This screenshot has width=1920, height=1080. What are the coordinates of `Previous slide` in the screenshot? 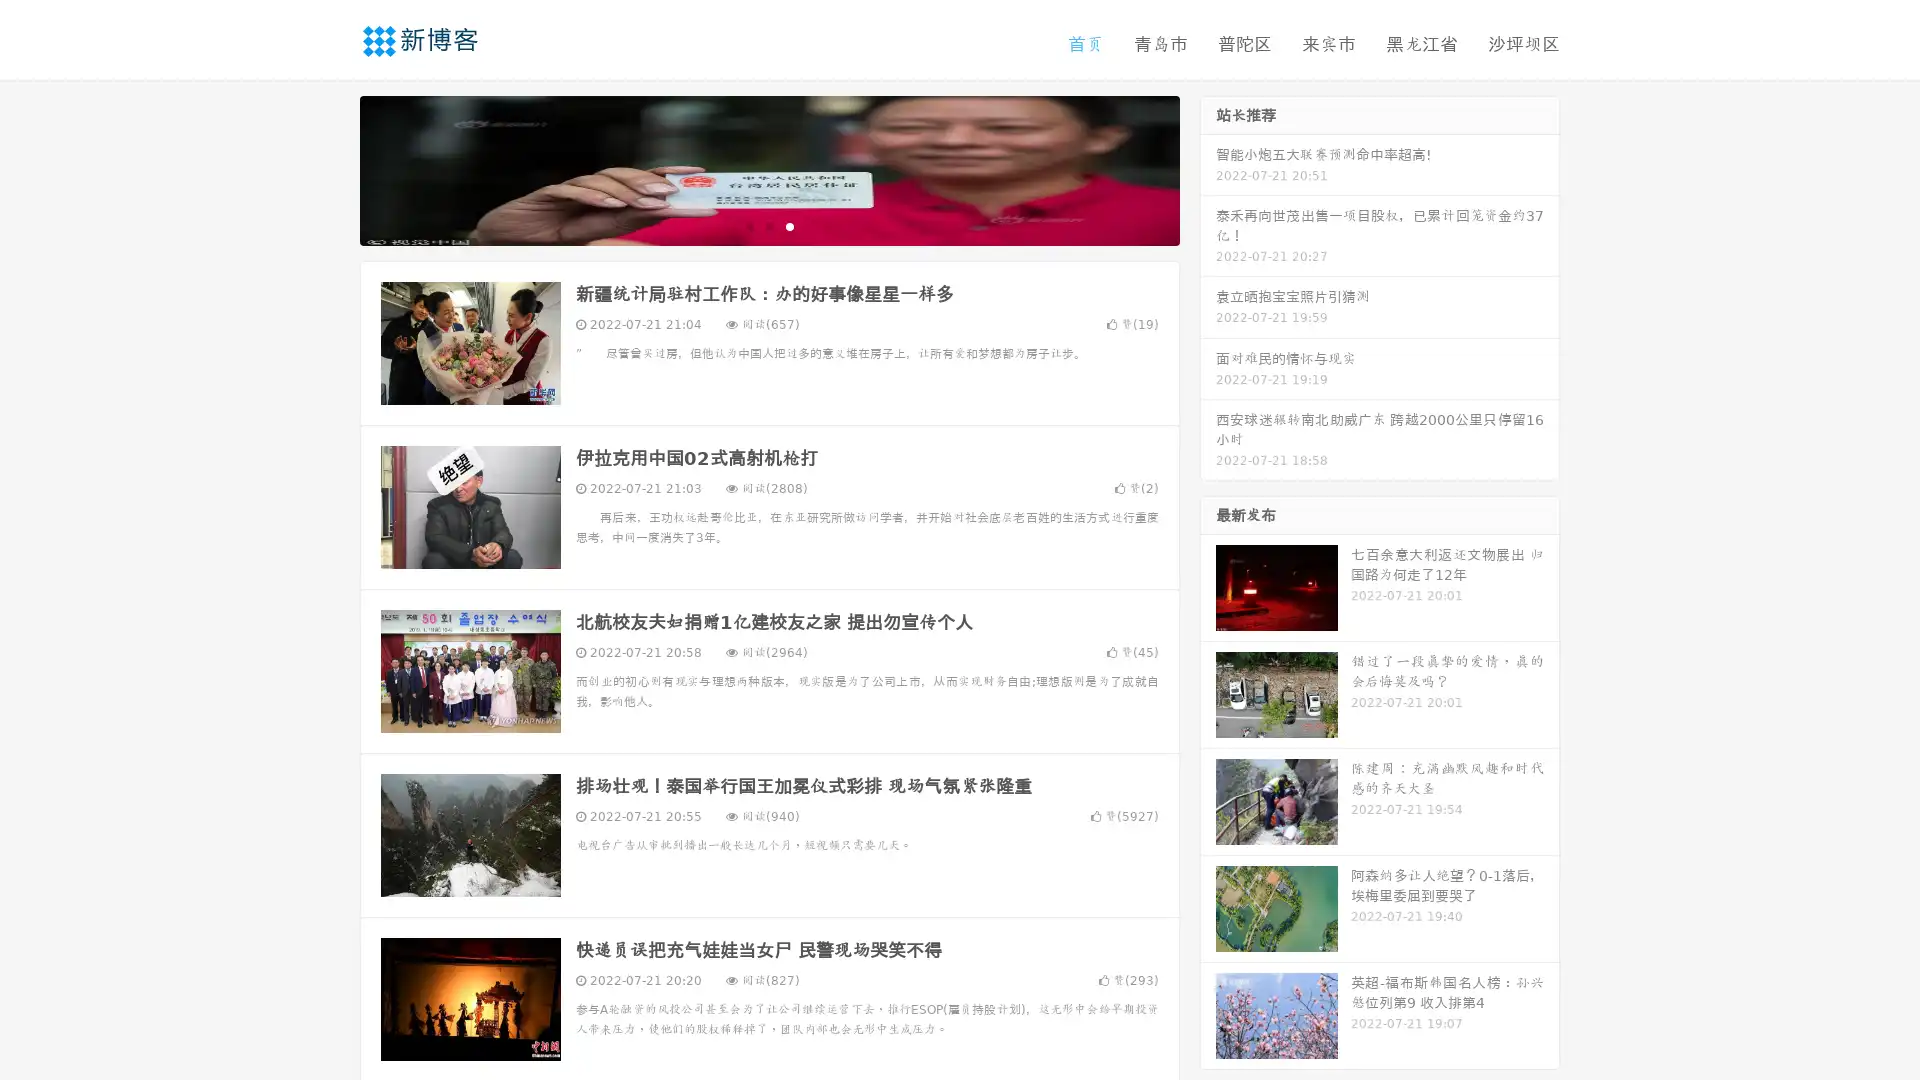 It's located at (330, 168).